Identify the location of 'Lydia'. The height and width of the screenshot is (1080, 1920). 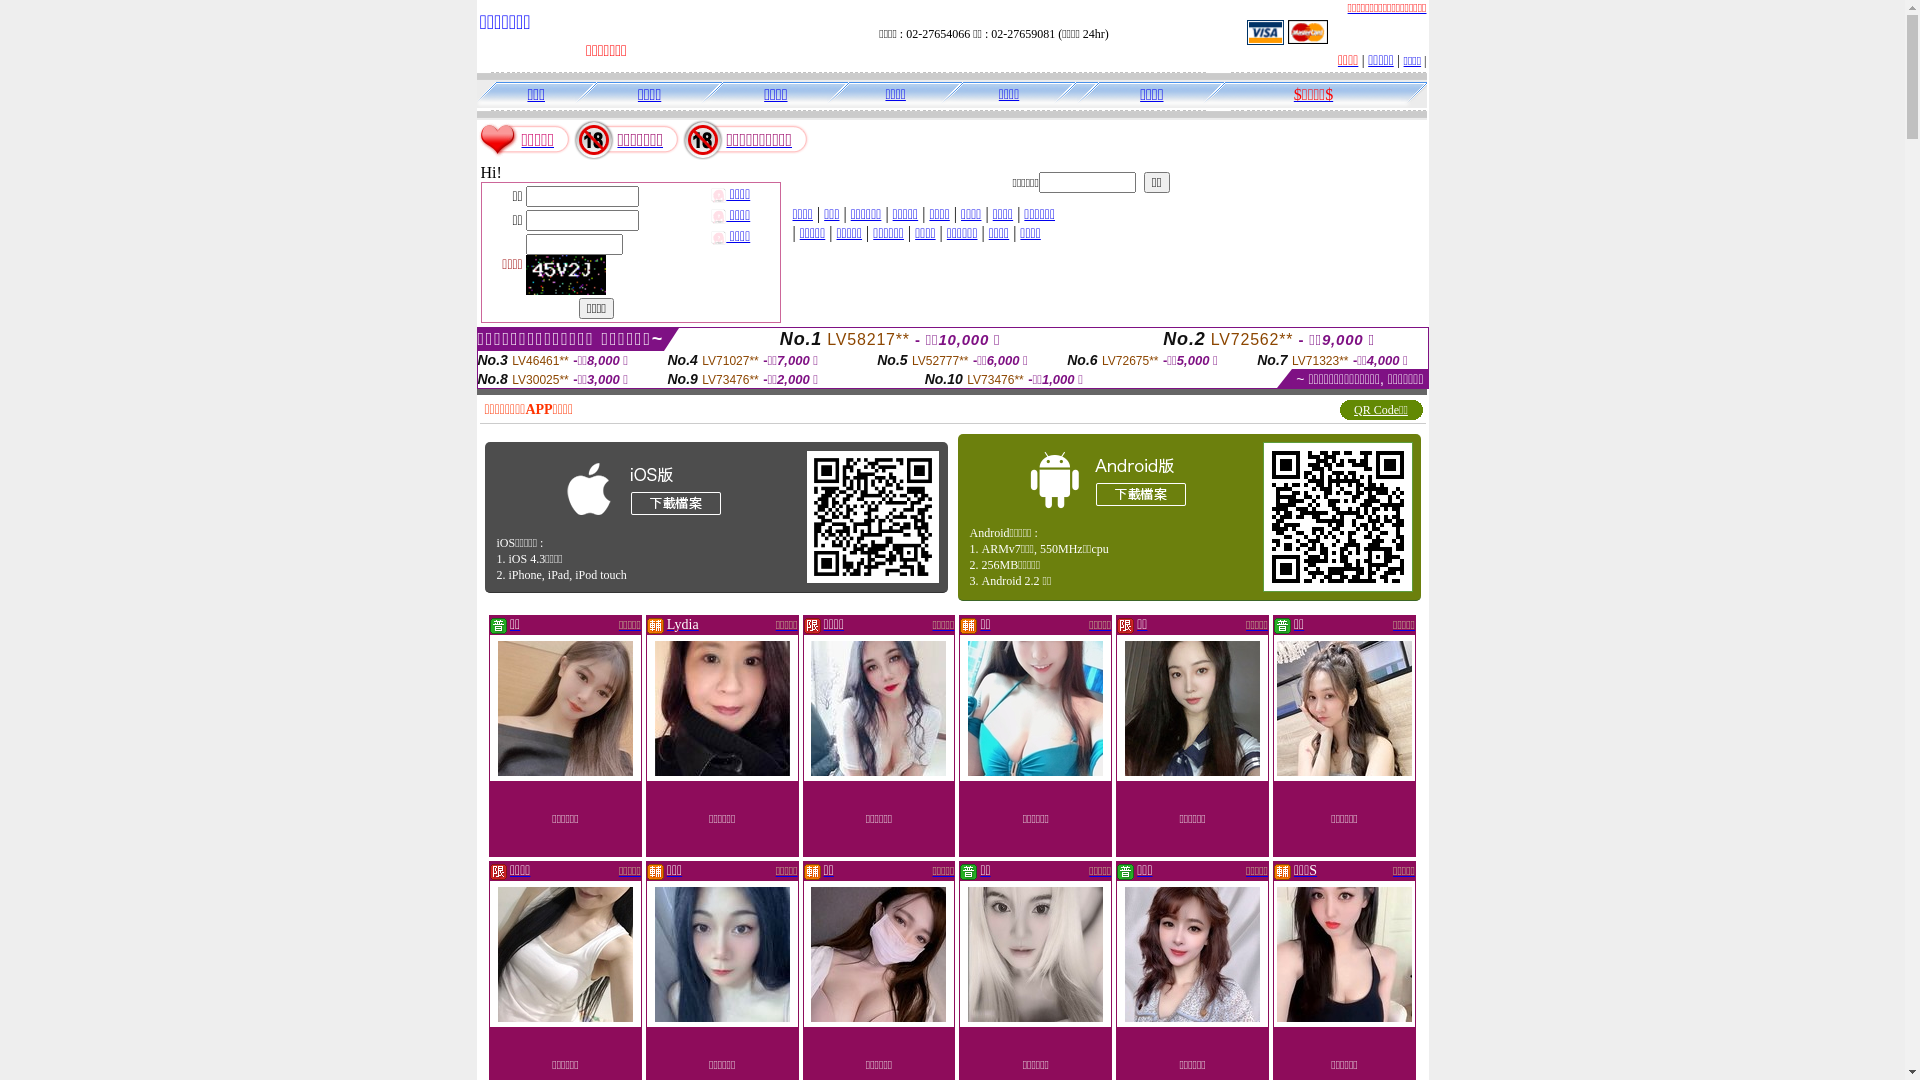
(667, 623).